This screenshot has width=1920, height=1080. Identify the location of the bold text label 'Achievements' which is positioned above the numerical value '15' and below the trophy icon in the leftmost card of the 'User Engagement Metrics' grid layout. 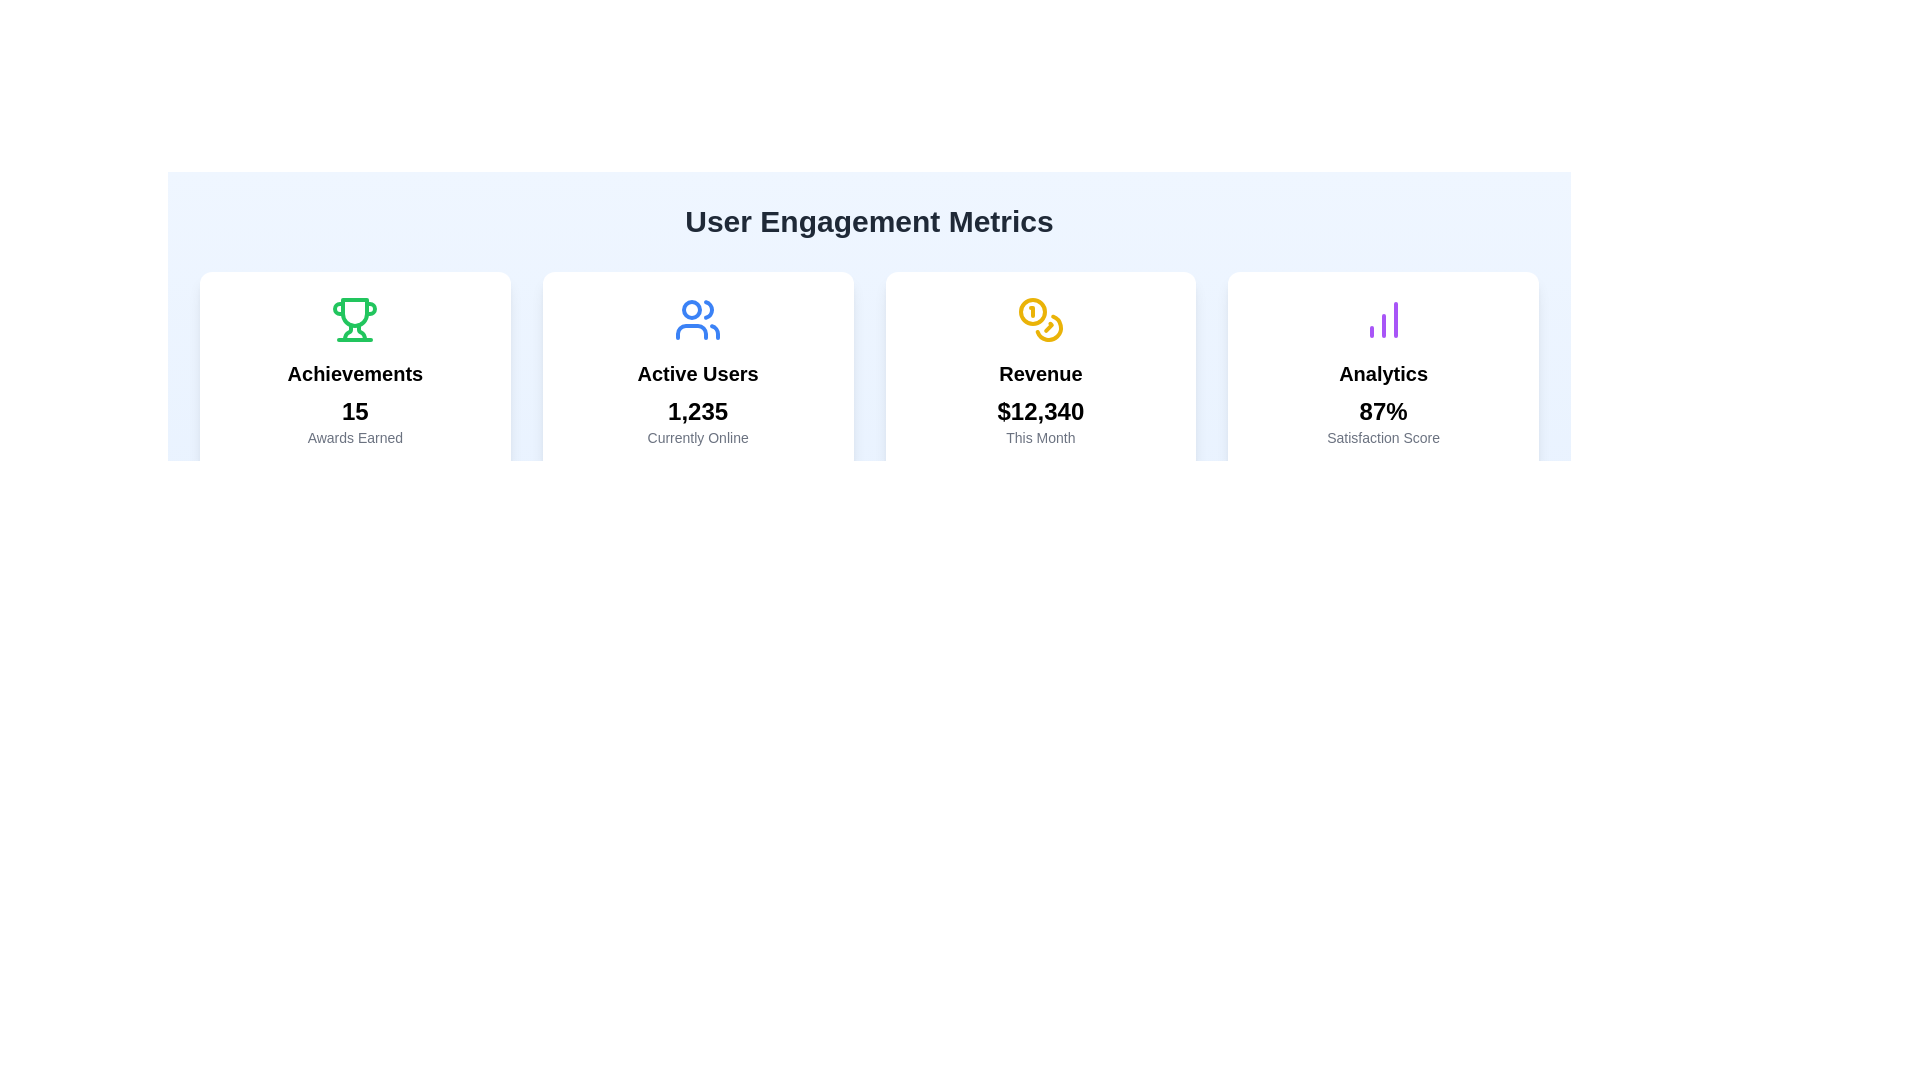
(355, 374).